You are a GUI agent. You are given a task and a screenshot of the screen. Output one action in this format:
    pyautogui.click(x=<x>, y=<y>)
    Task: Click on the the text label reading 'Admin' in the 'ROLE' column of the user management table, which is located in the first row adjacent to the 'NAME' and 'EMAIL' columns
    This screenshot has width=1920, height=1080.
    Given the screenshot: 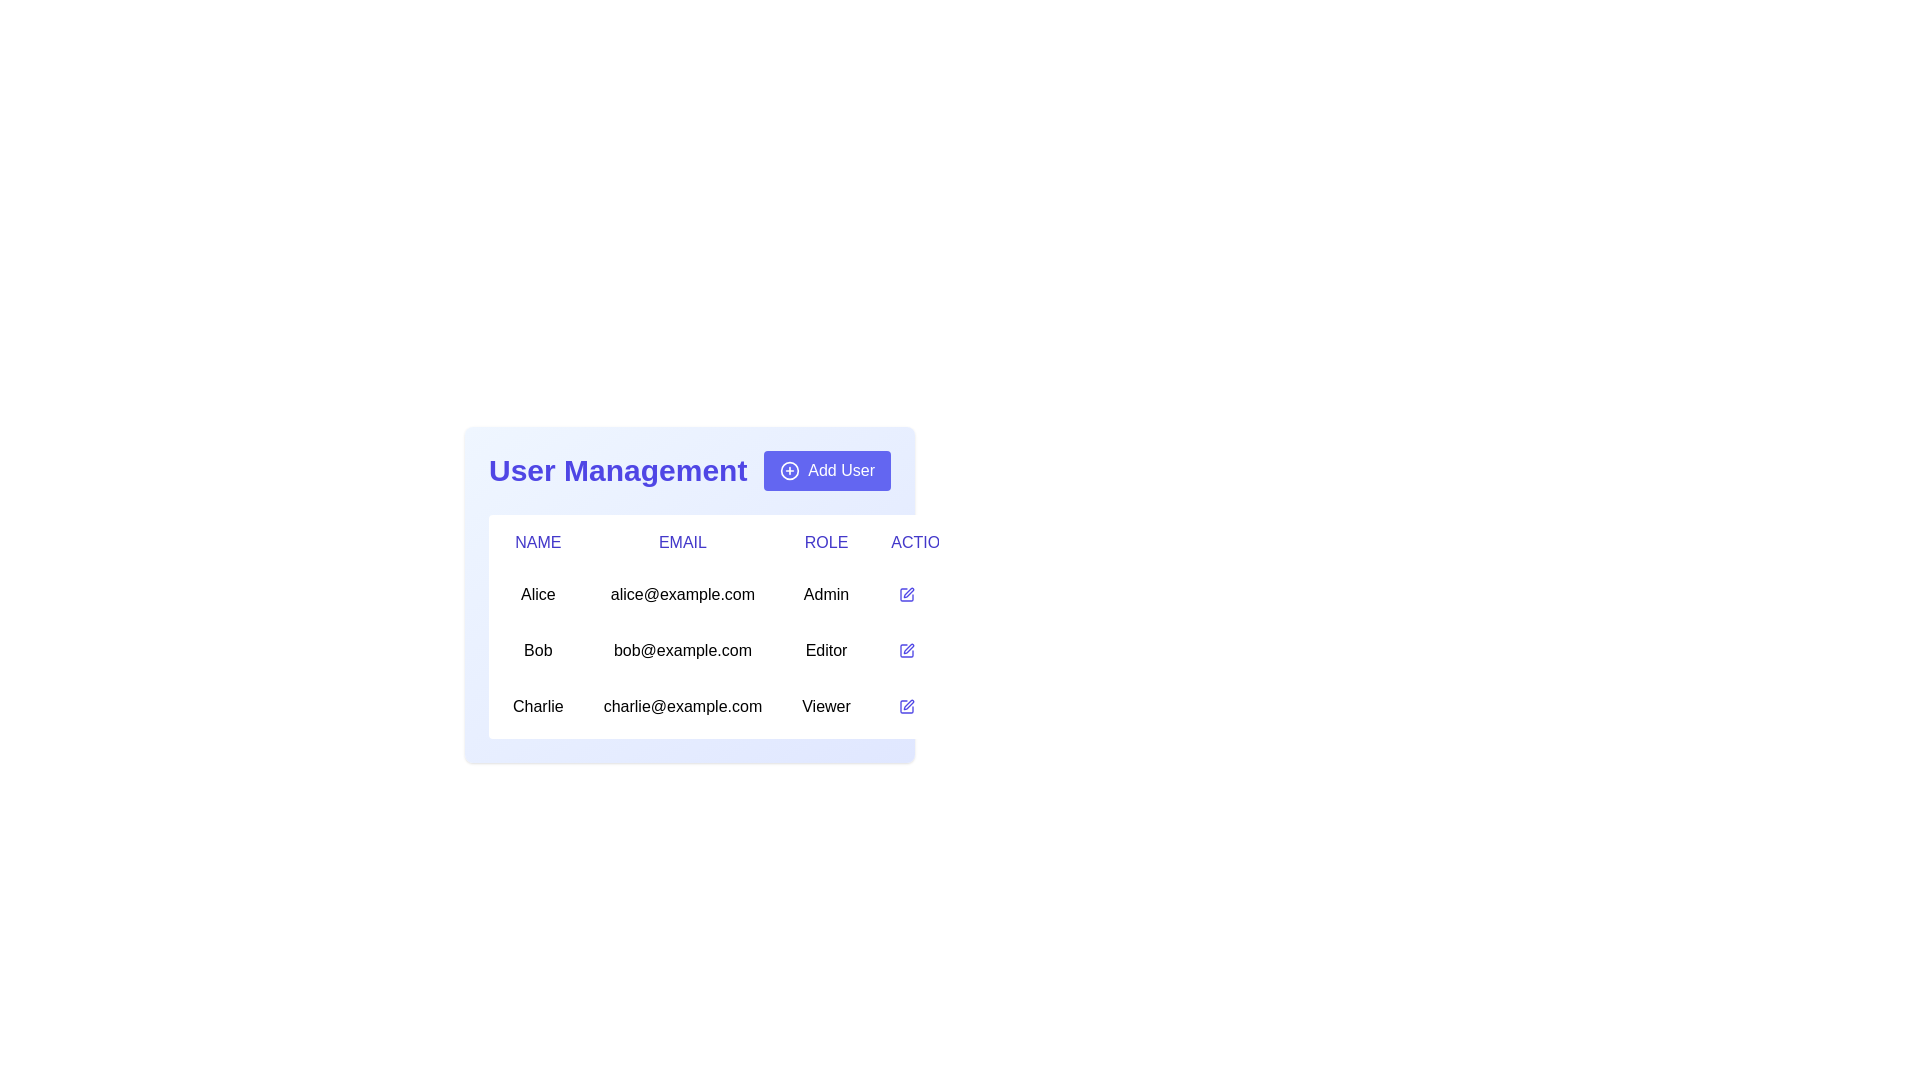 What is the action you would take?
    pyautogui.click(x=826, y=593)
    